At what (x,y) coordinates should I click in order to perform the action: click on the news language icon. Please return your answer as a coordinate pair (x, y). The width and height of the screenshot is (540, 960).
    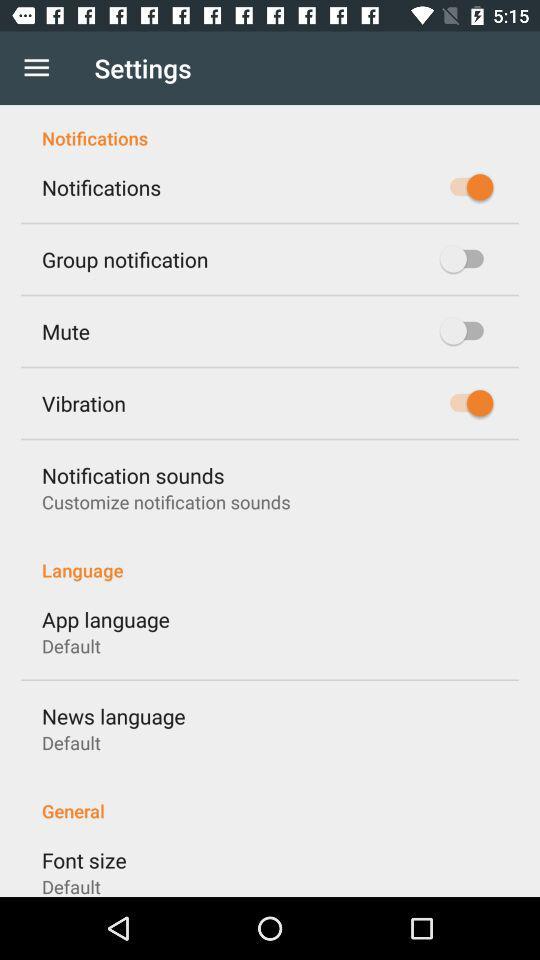
    Looking at the image, I should click on (113, 716).